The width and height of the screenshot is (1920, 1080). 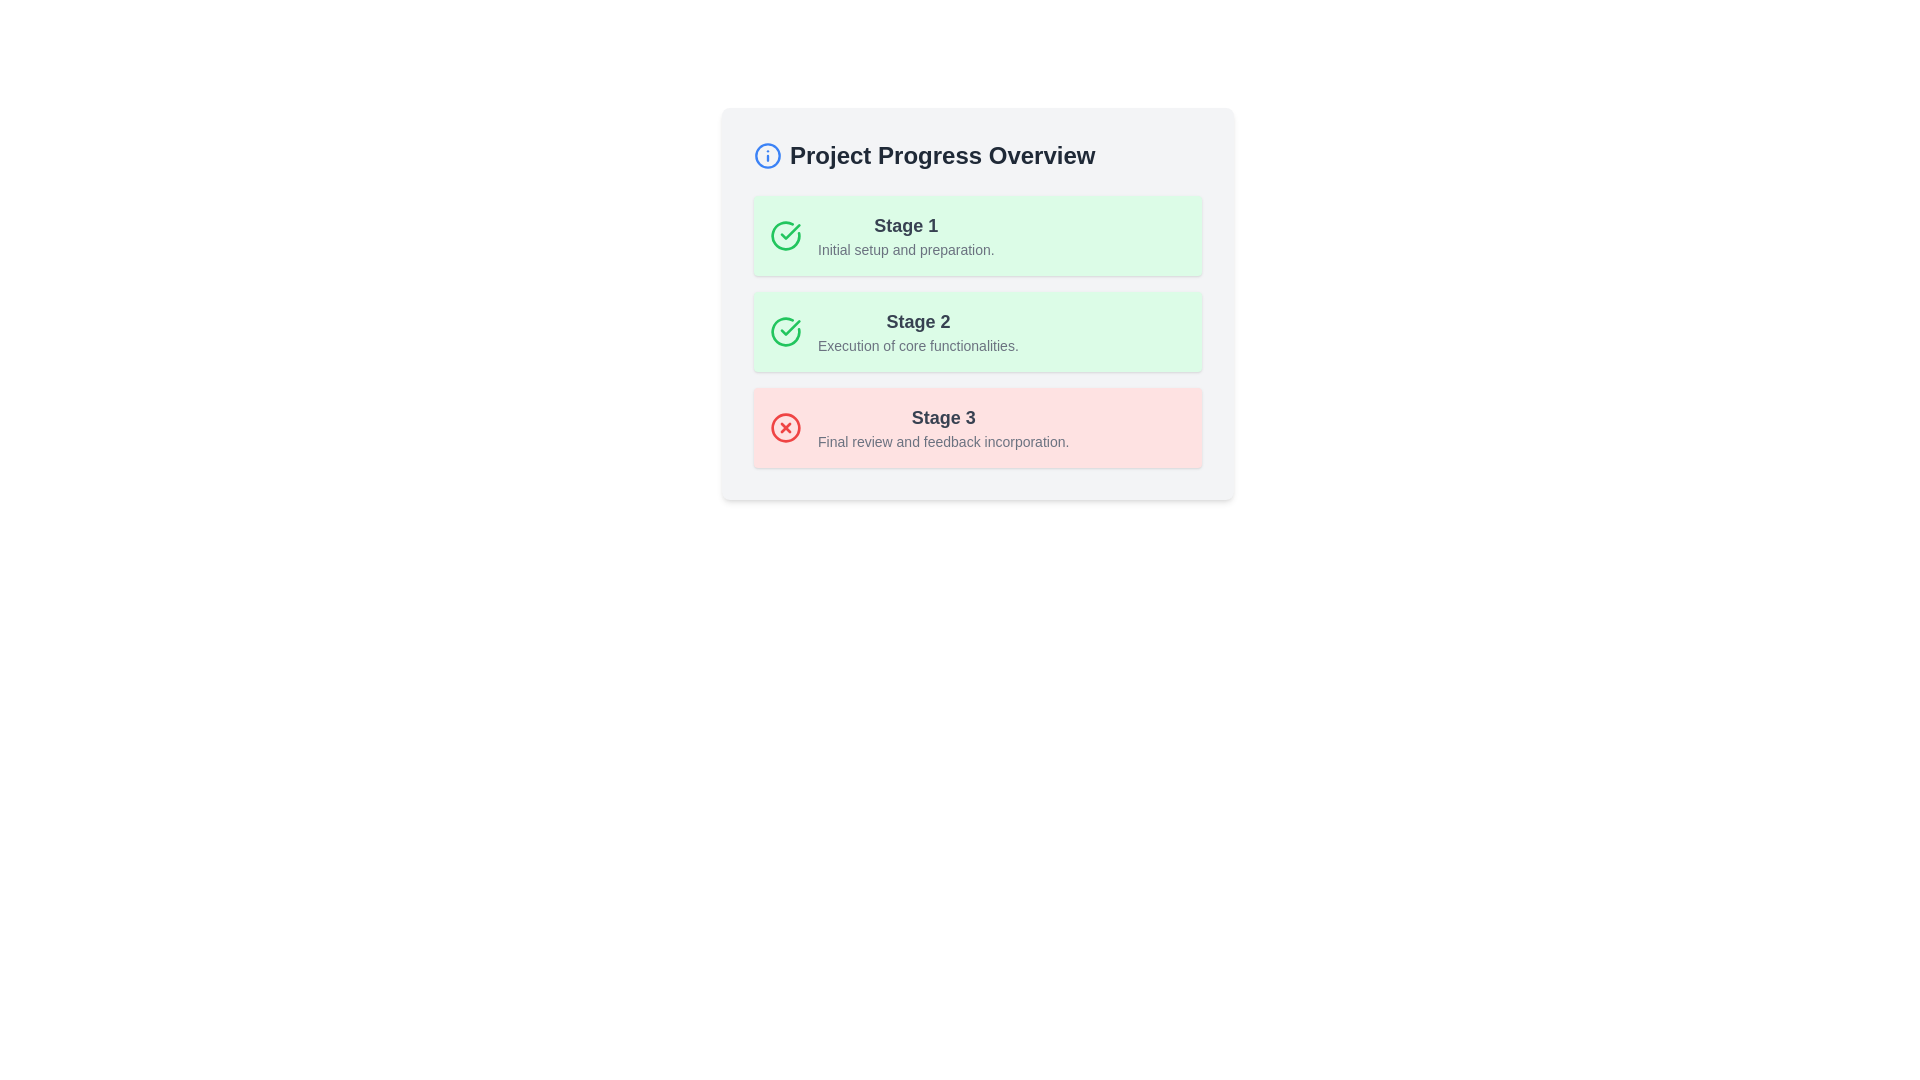 What do you see at coordinates (917, 320) in the screenshot?
I see `the Static text label that signifies the current or highlighted step in the outlined project stages` at bounding box center [917, 320].